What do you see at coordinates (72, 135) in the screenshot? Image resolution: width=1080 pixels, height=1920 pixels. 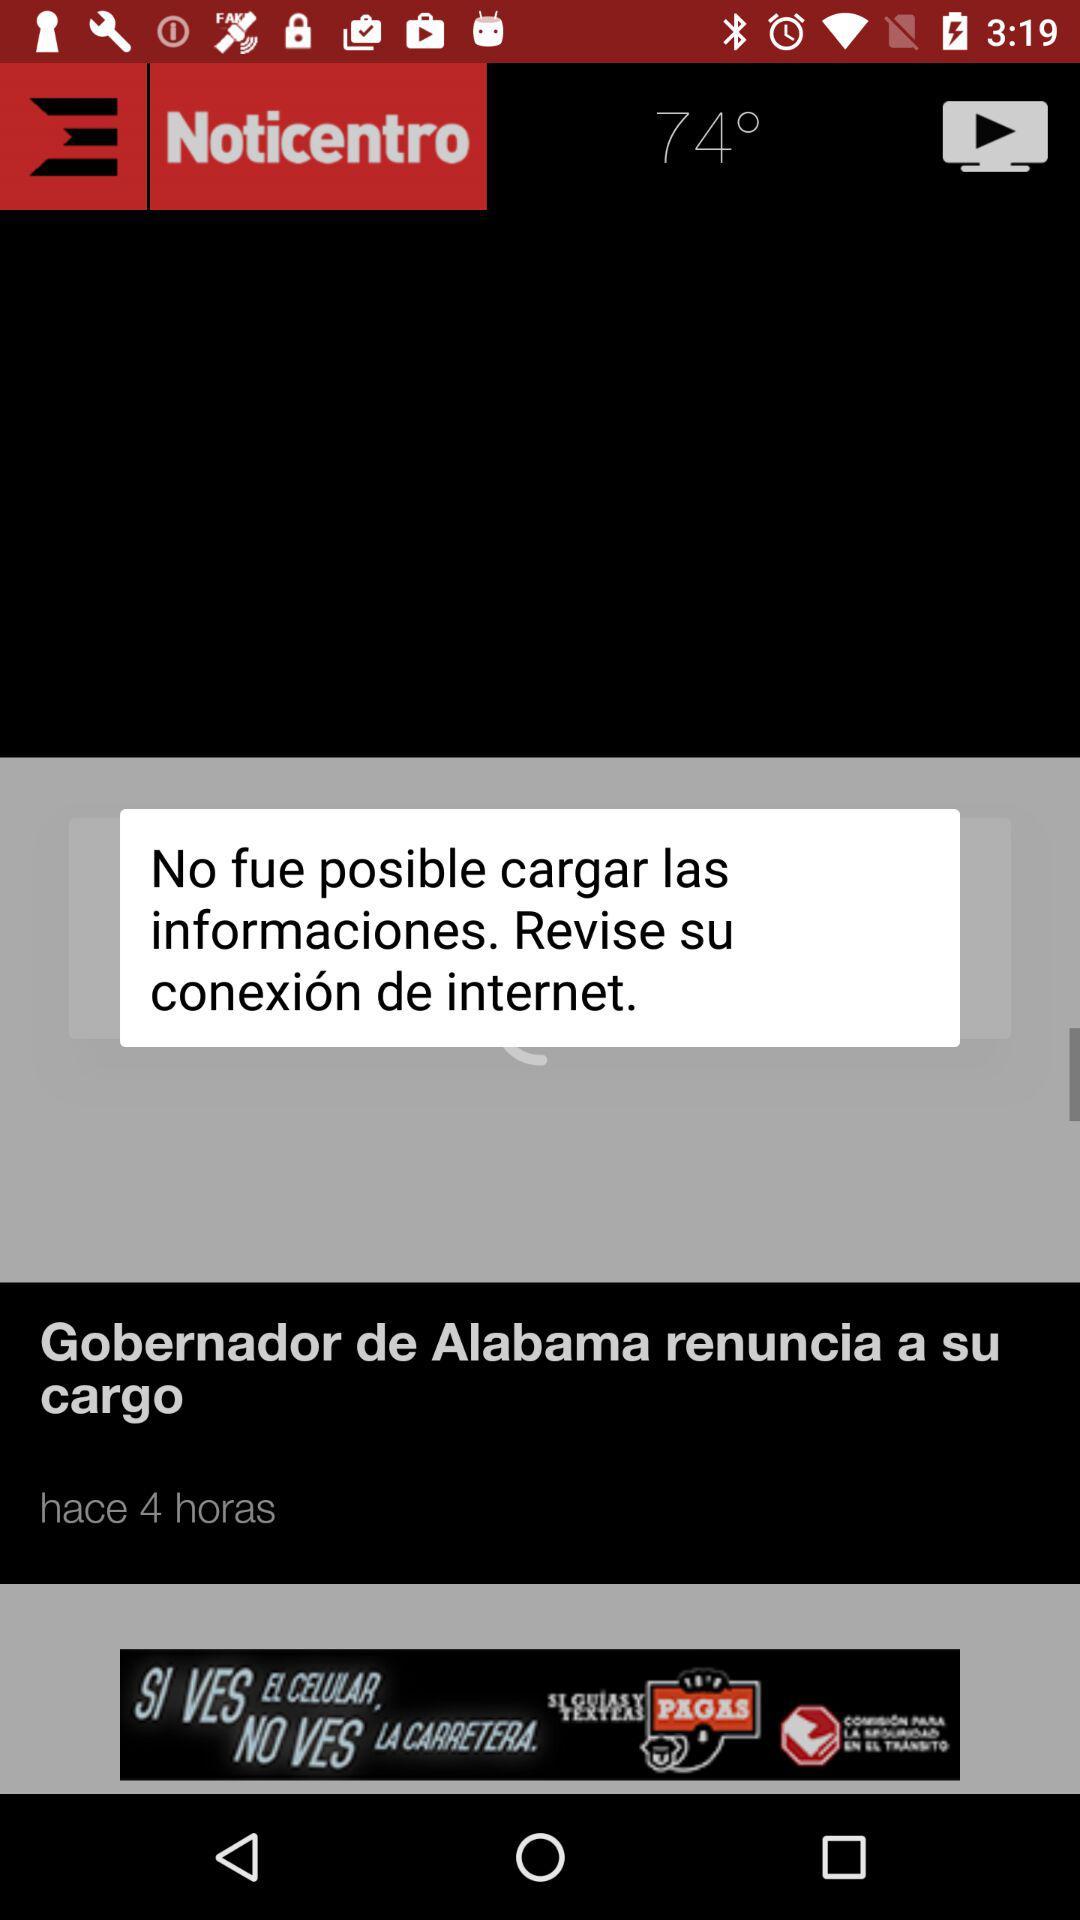 I see `the menu icon` at bounding box center [72, 135].